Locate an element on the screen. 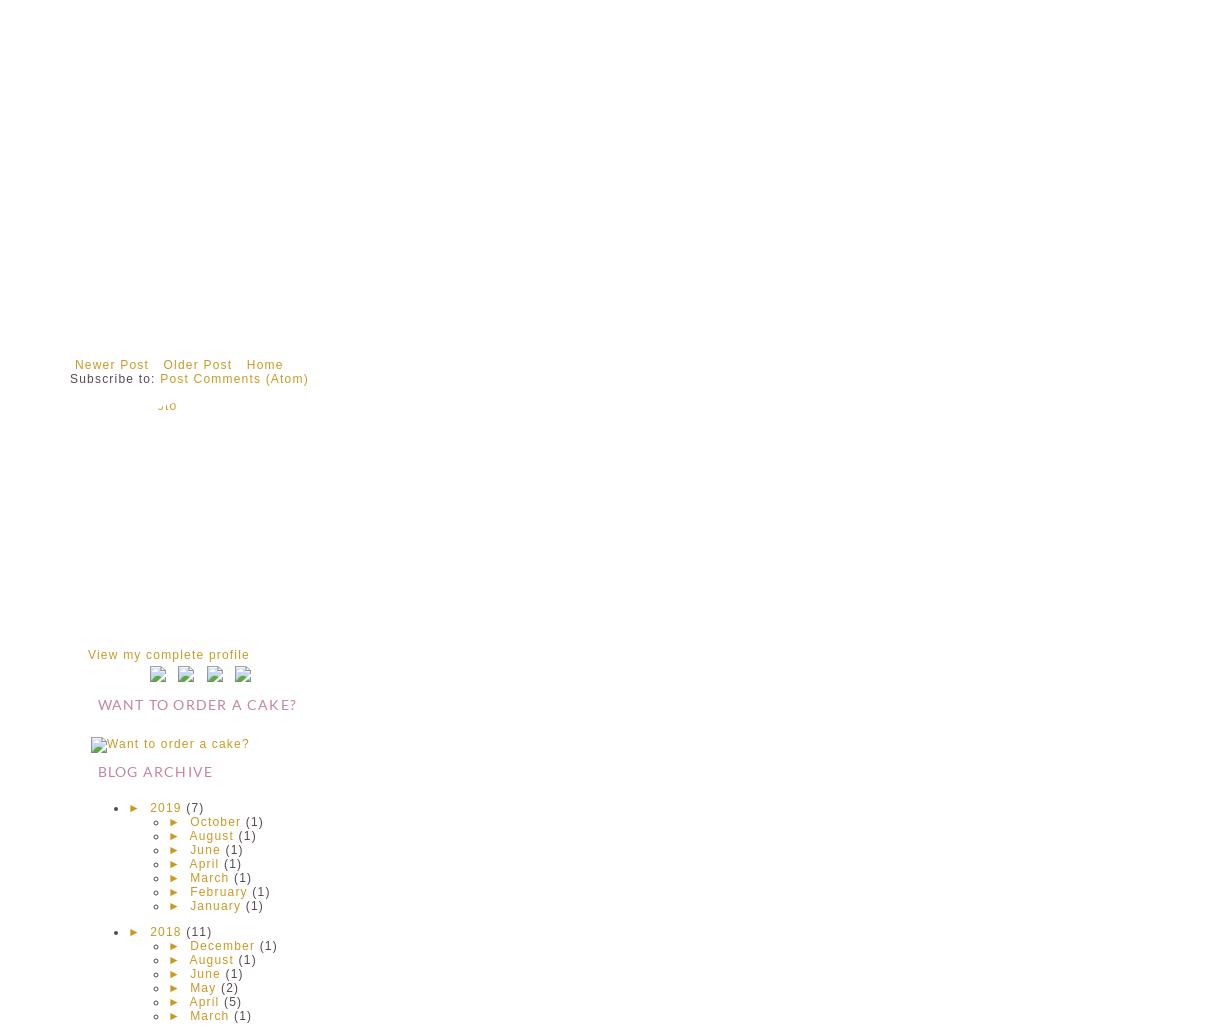 The width and height of the screenshot is (1208, 1034). 'Want to order a cake?' is located at coordinates (96, 704).